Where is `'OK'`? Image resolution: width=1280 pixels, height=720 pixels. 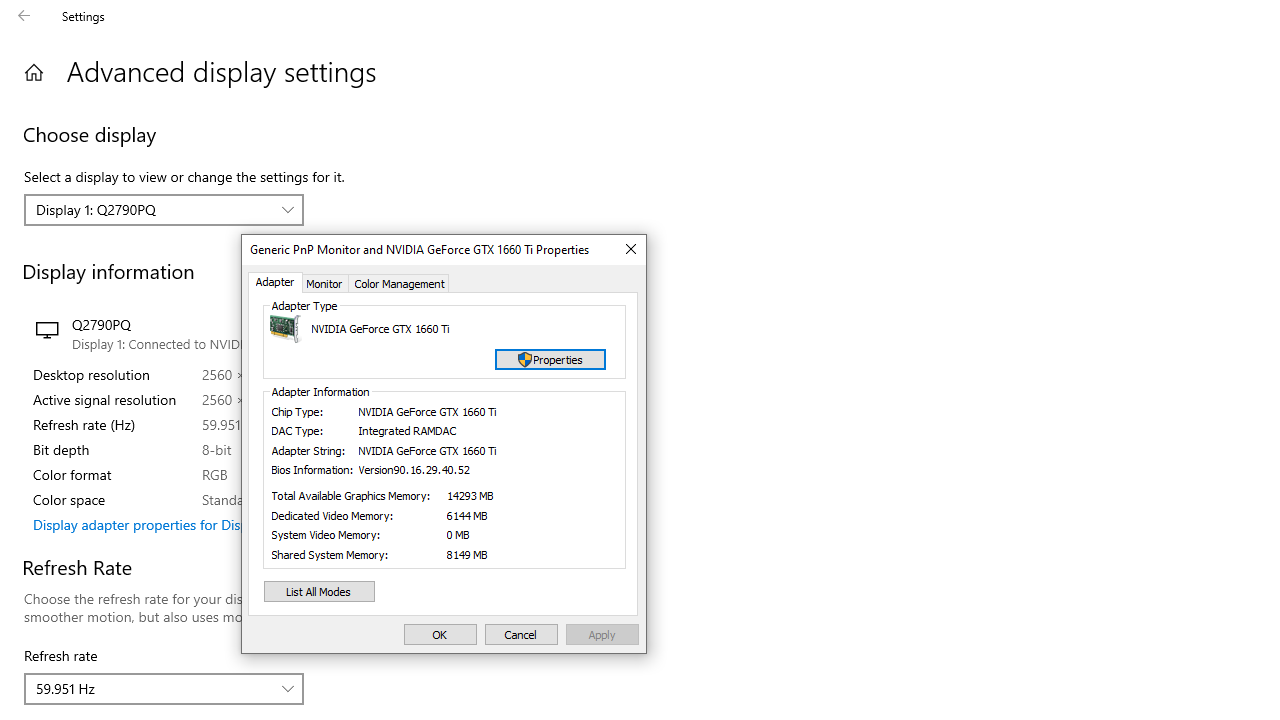 'OK' is located at coordinates (439, 634).